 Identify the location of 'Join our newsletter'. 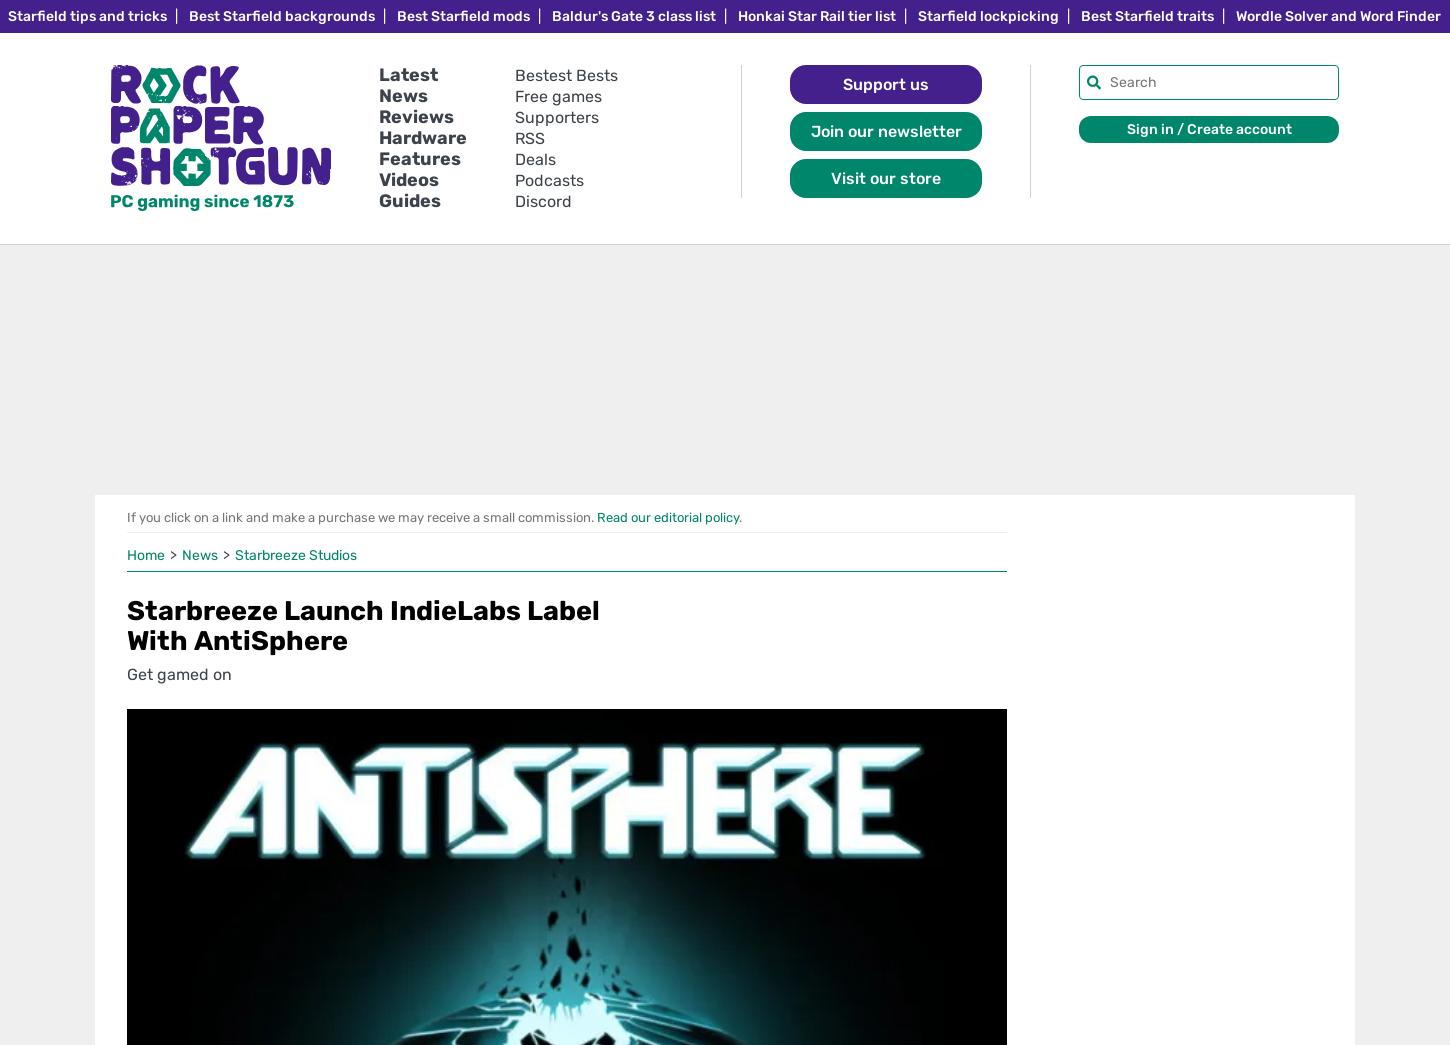
(884, 130).